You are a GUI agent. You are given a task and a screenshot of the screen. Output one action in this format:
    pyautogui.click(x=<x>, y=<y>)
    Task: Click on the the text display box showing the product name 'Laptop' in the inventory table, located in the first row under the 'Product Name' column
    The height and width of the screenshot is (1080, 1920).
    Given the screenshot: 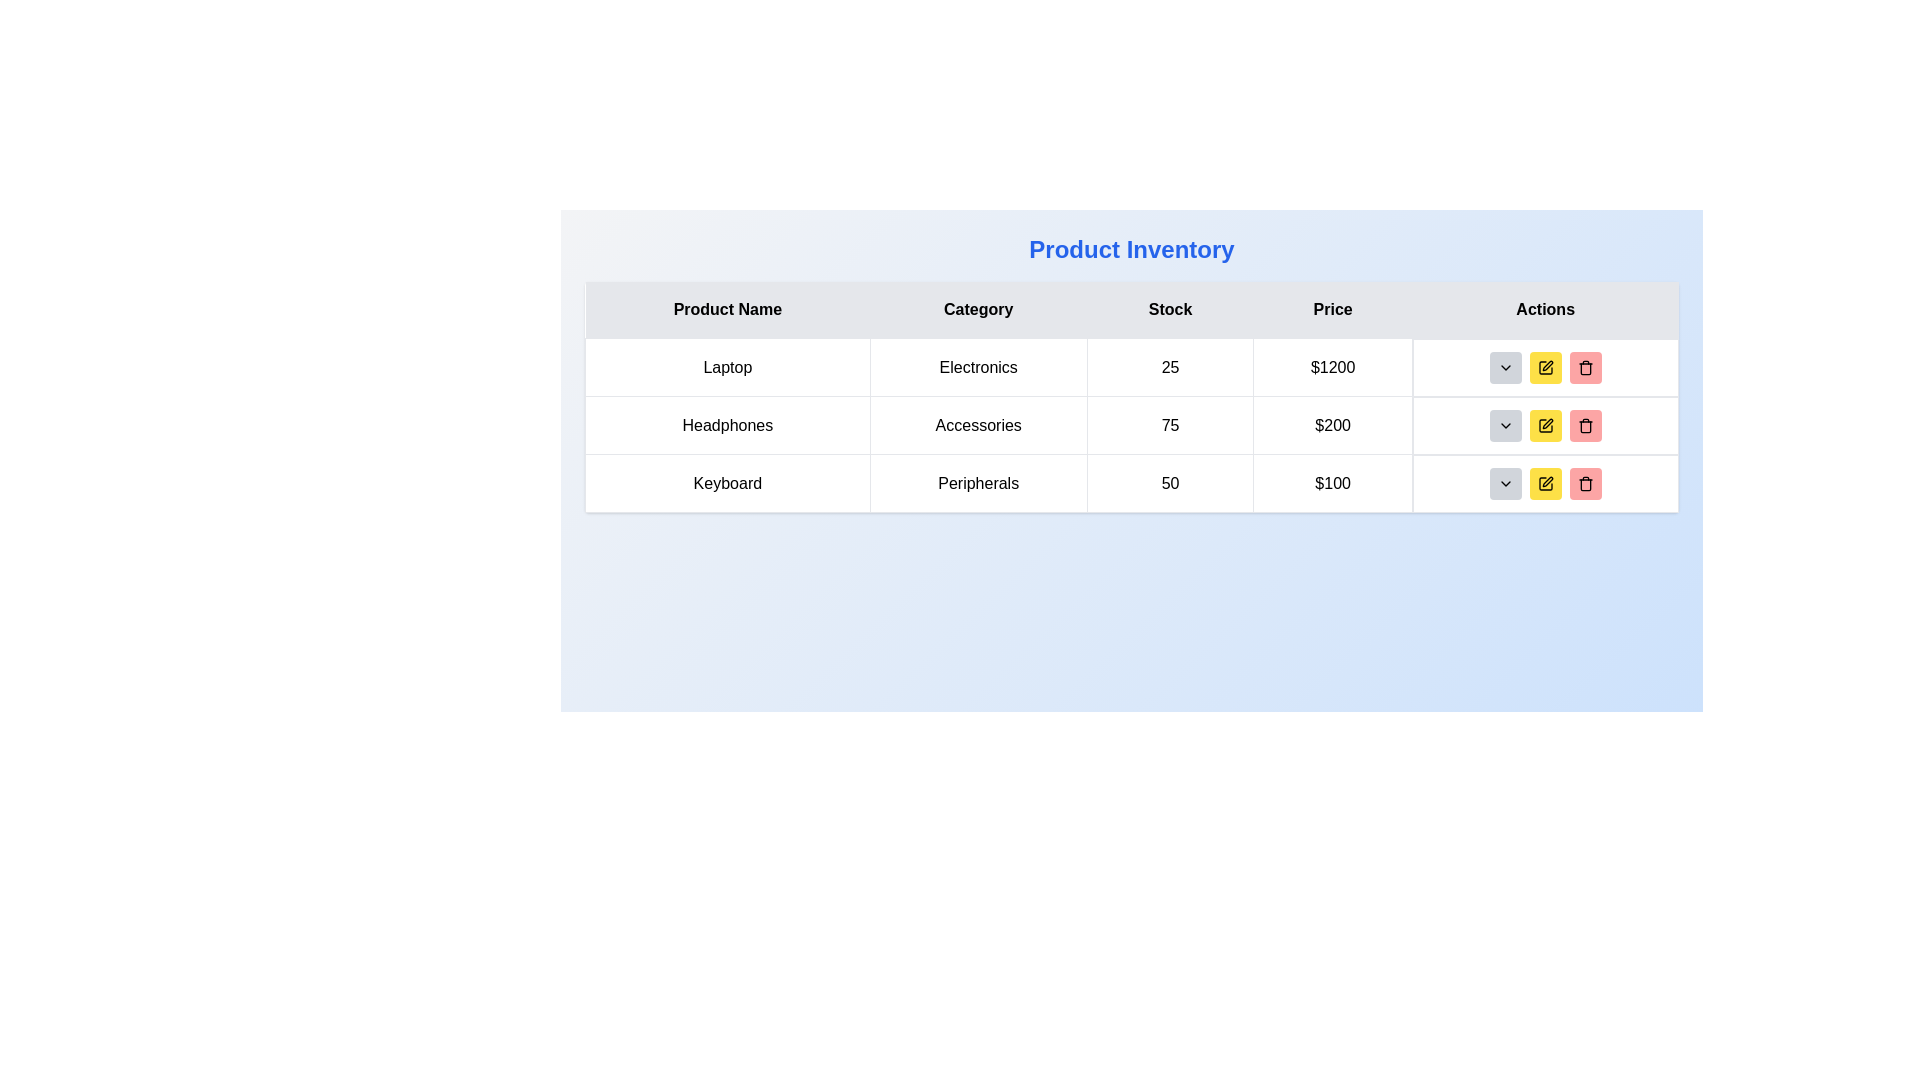 What is the action you would take?
    pyautogui.click(x=726, y=367)
    